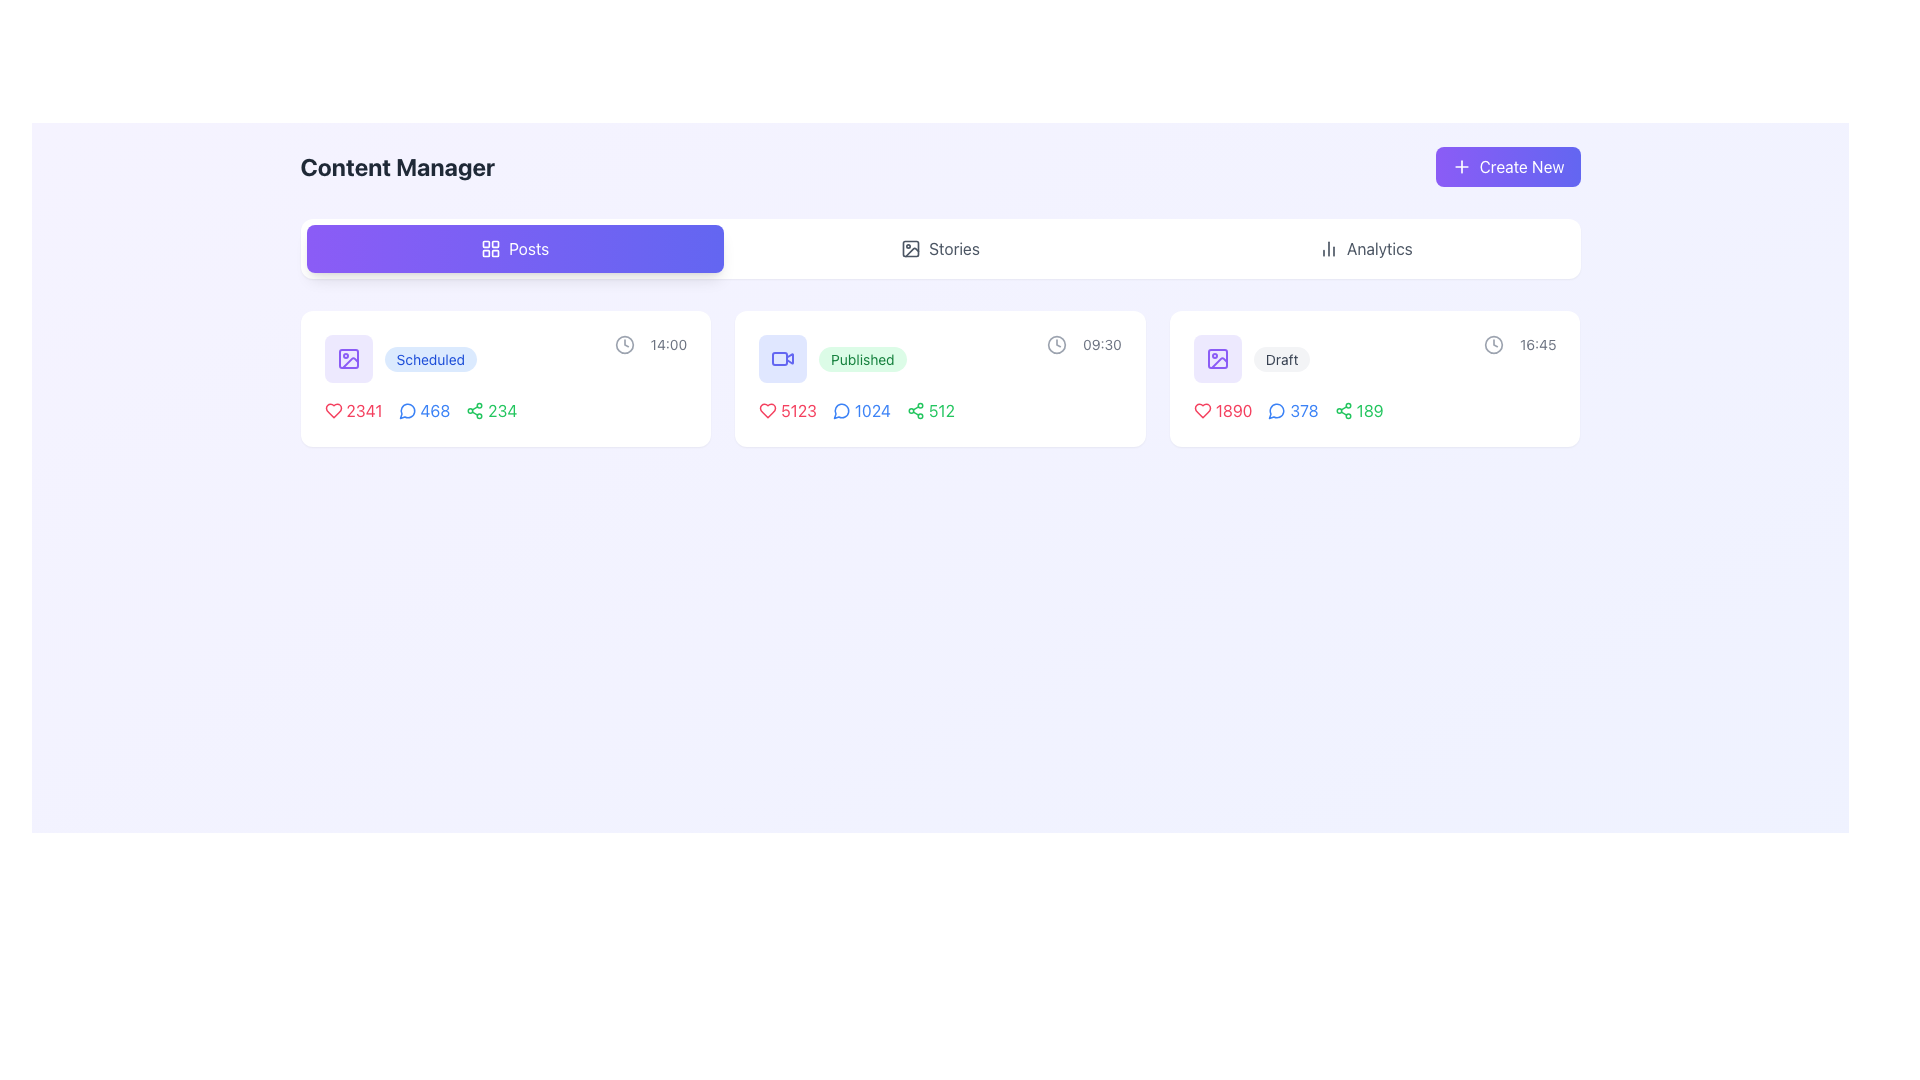 This screenshot has width=1920, height=1080. I want to click on the small clock icon with a circular shape located in the 'Scheduled' category of the dashboard, which appears to the right of the blue 'Scheduled' label and just before the time display '14:00', so click(623, 343).